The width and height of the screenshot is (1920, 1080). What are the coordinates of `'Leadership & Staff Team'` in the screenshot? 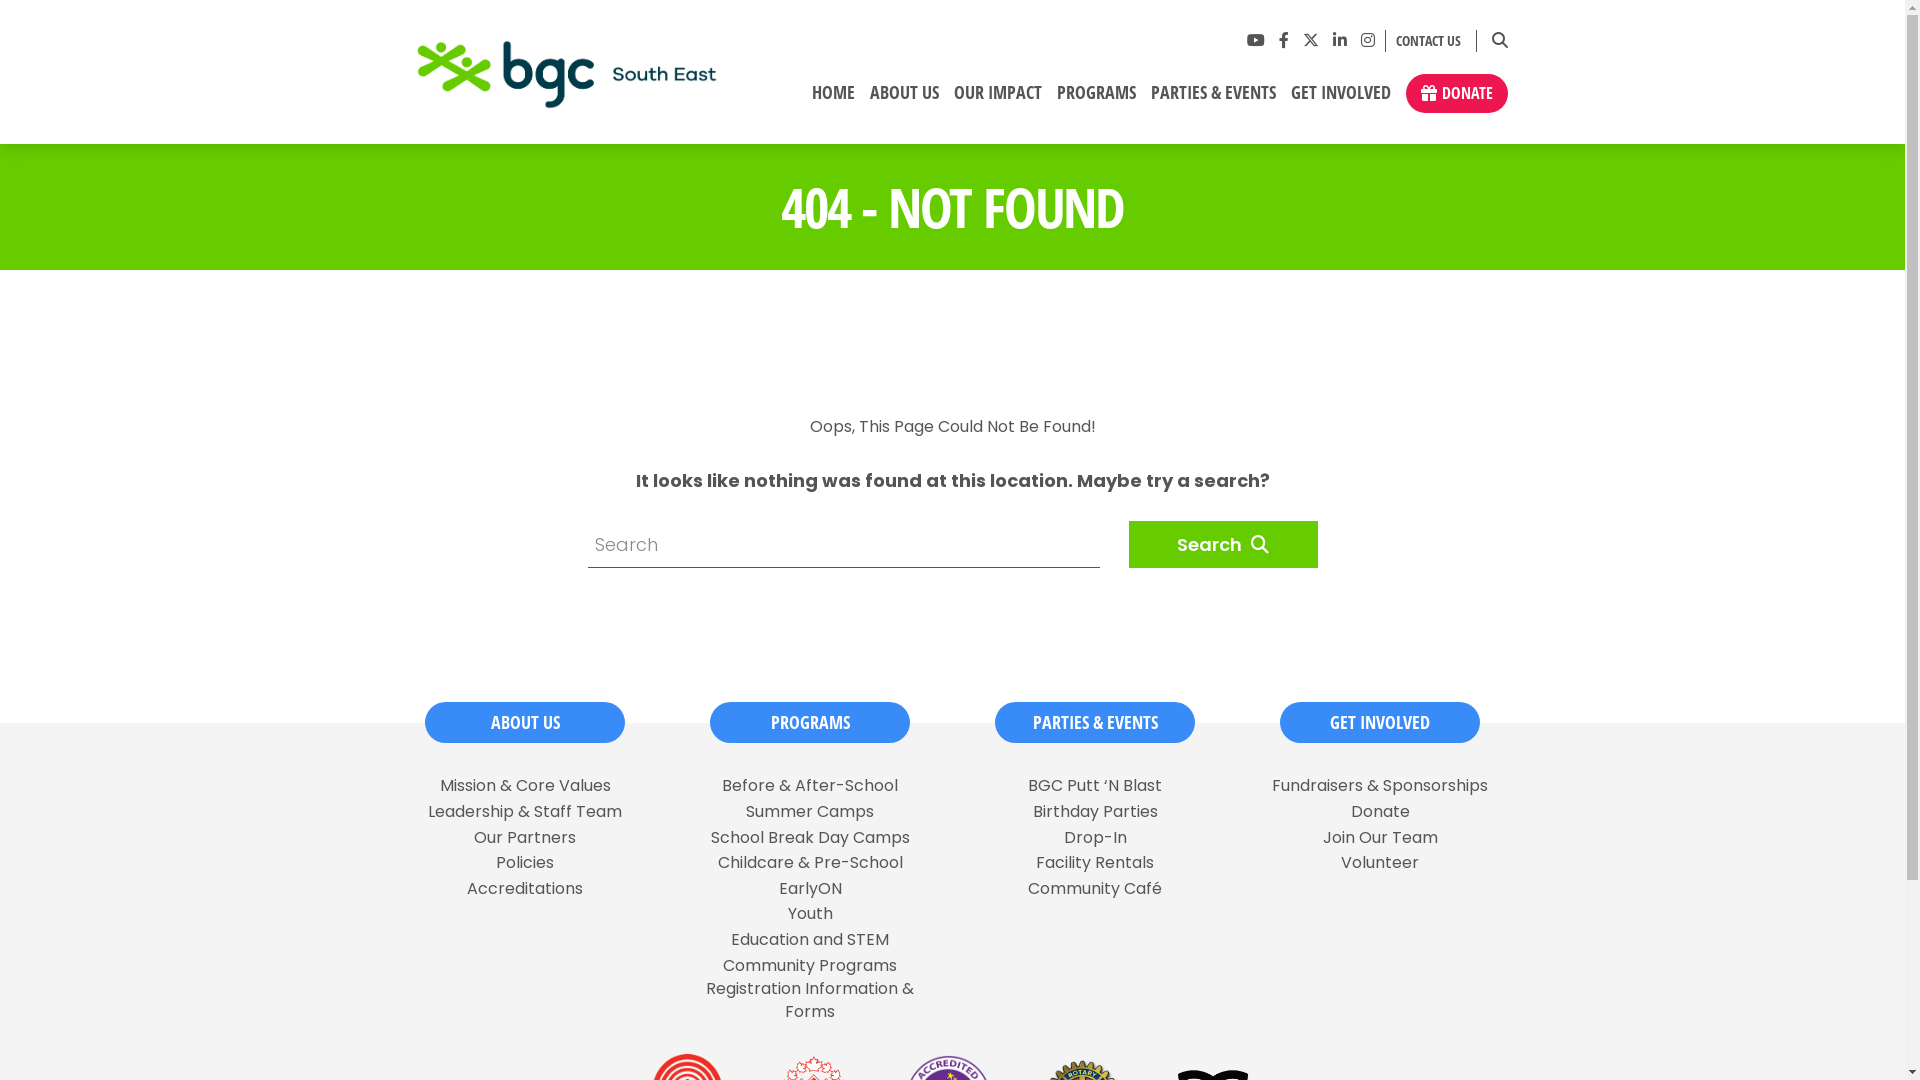 It's located at (426, 812).